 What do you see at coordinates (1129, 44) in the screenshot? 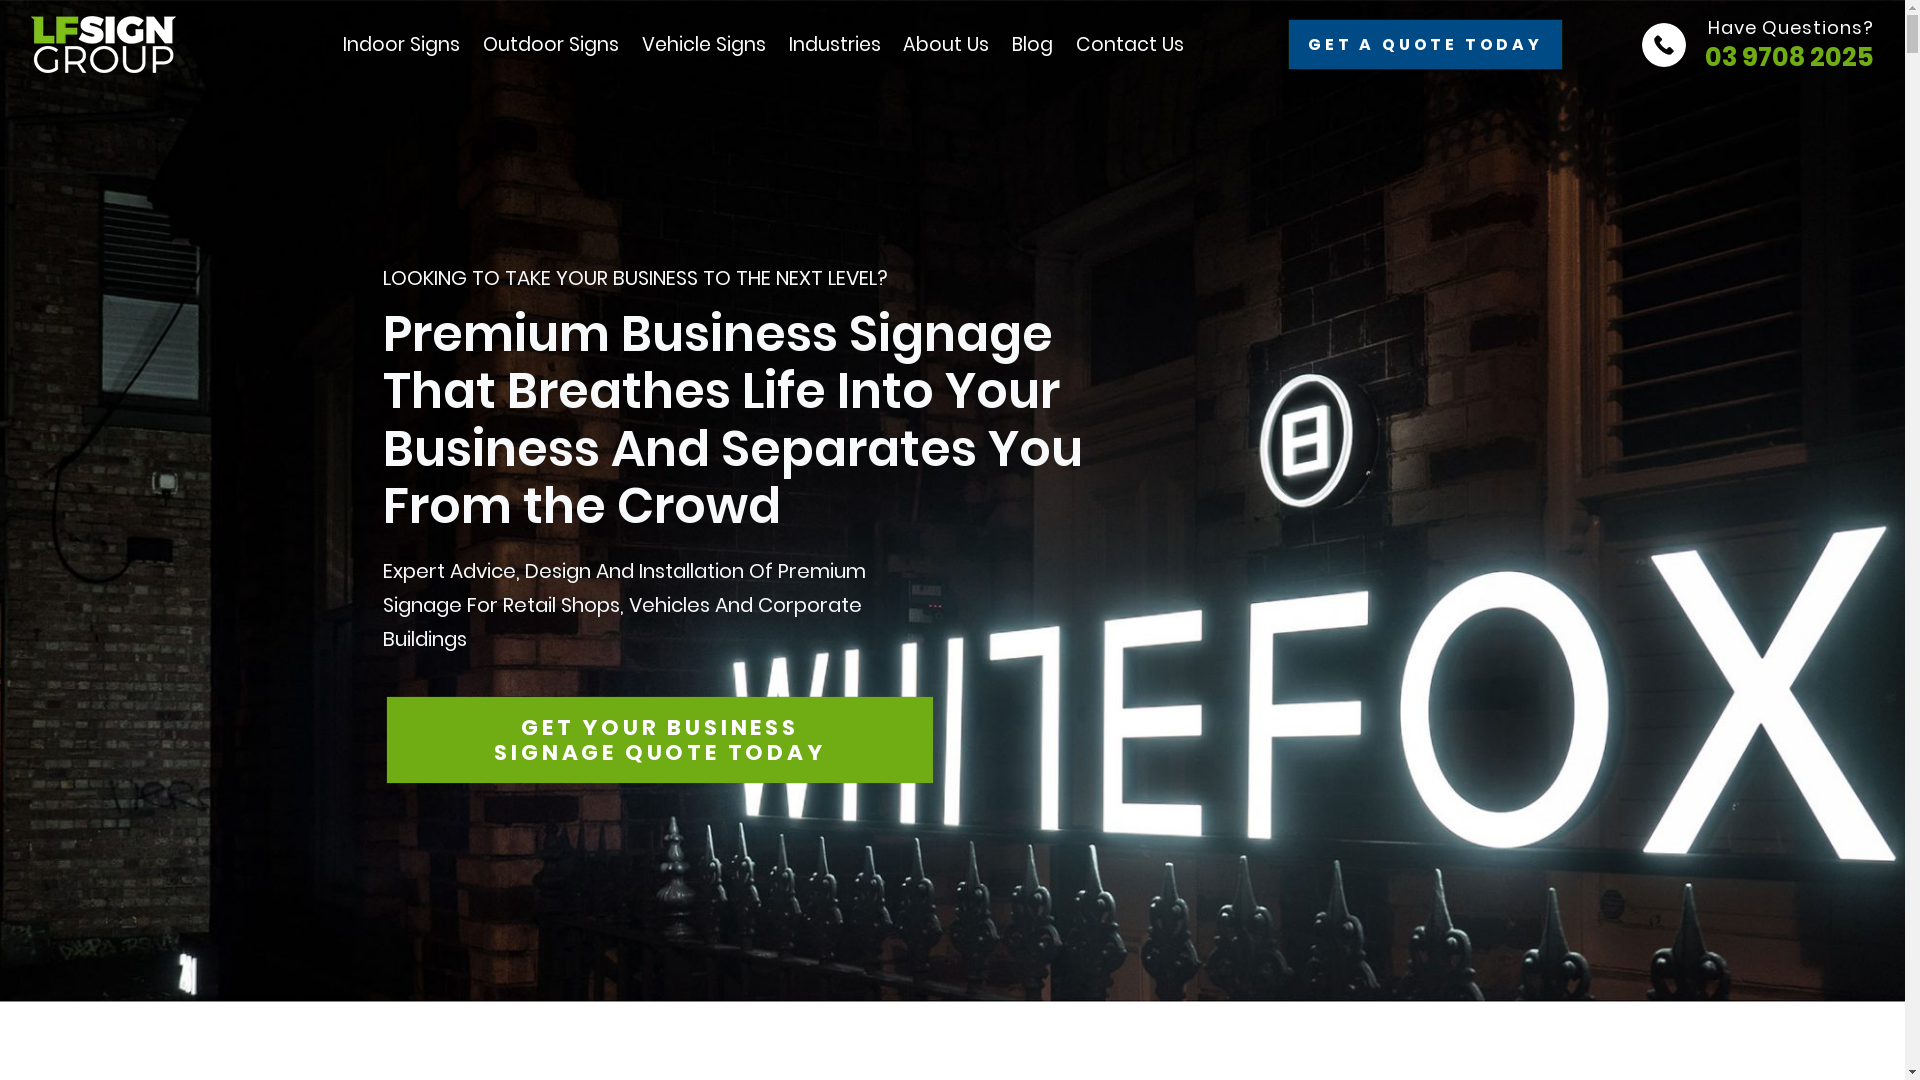
I see `'Contact Us'` at bounding box center [1129, 44].